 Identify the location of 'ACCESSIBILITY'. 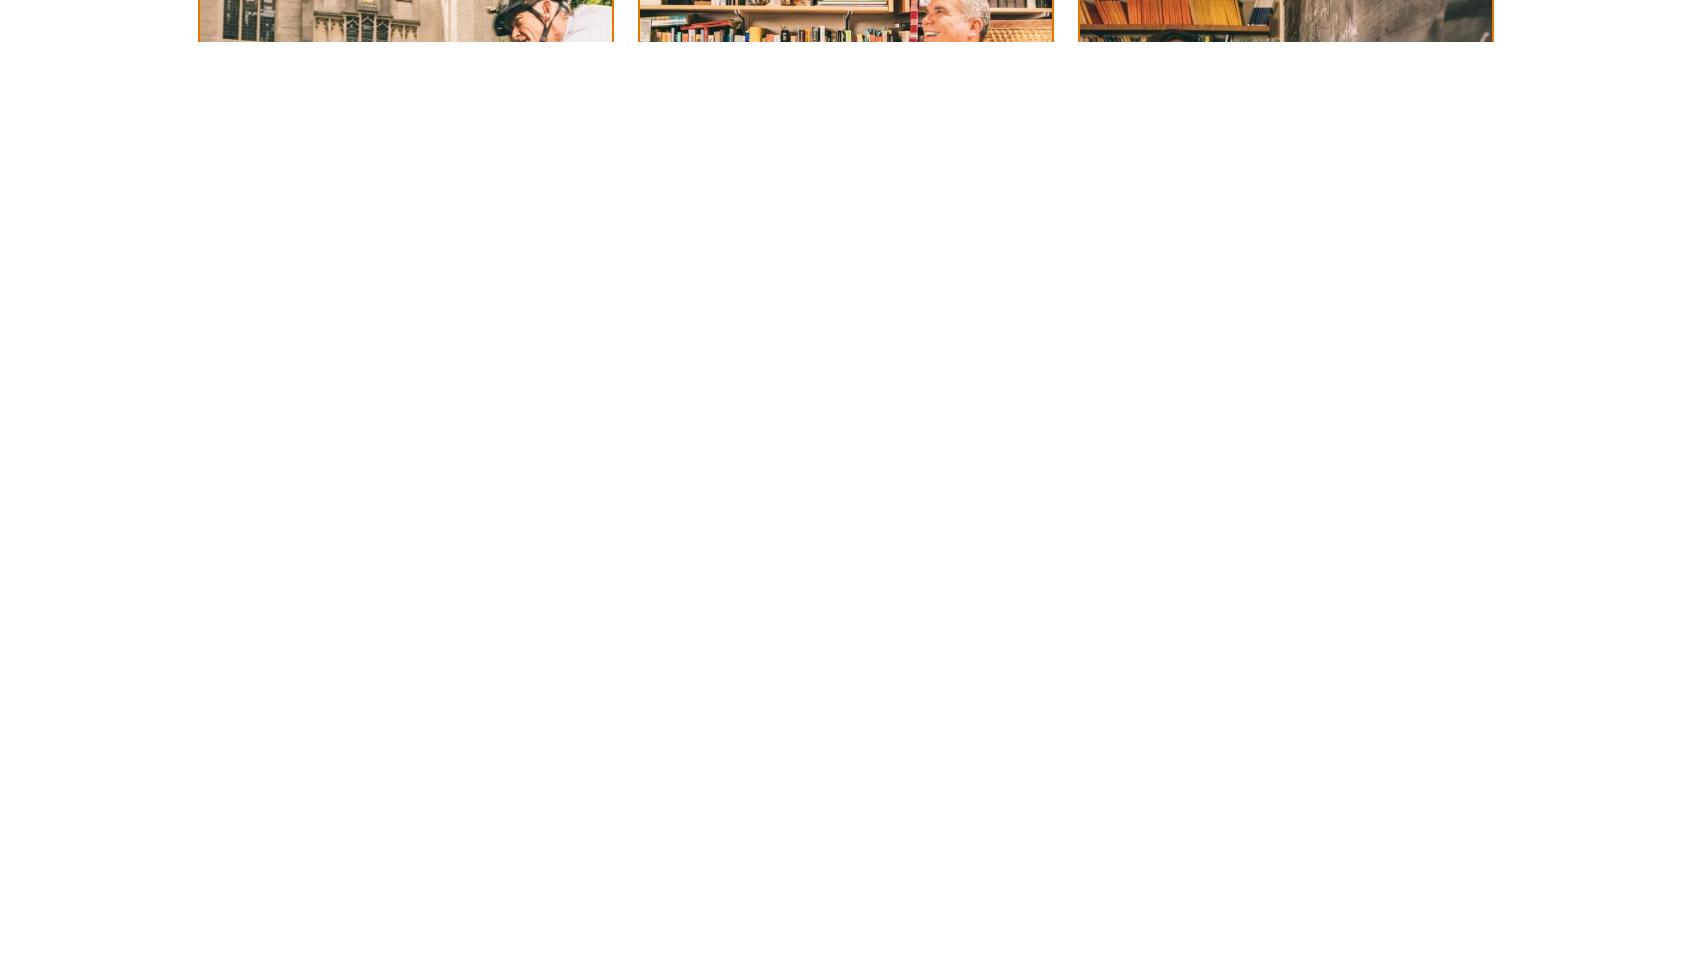
(352, 56).